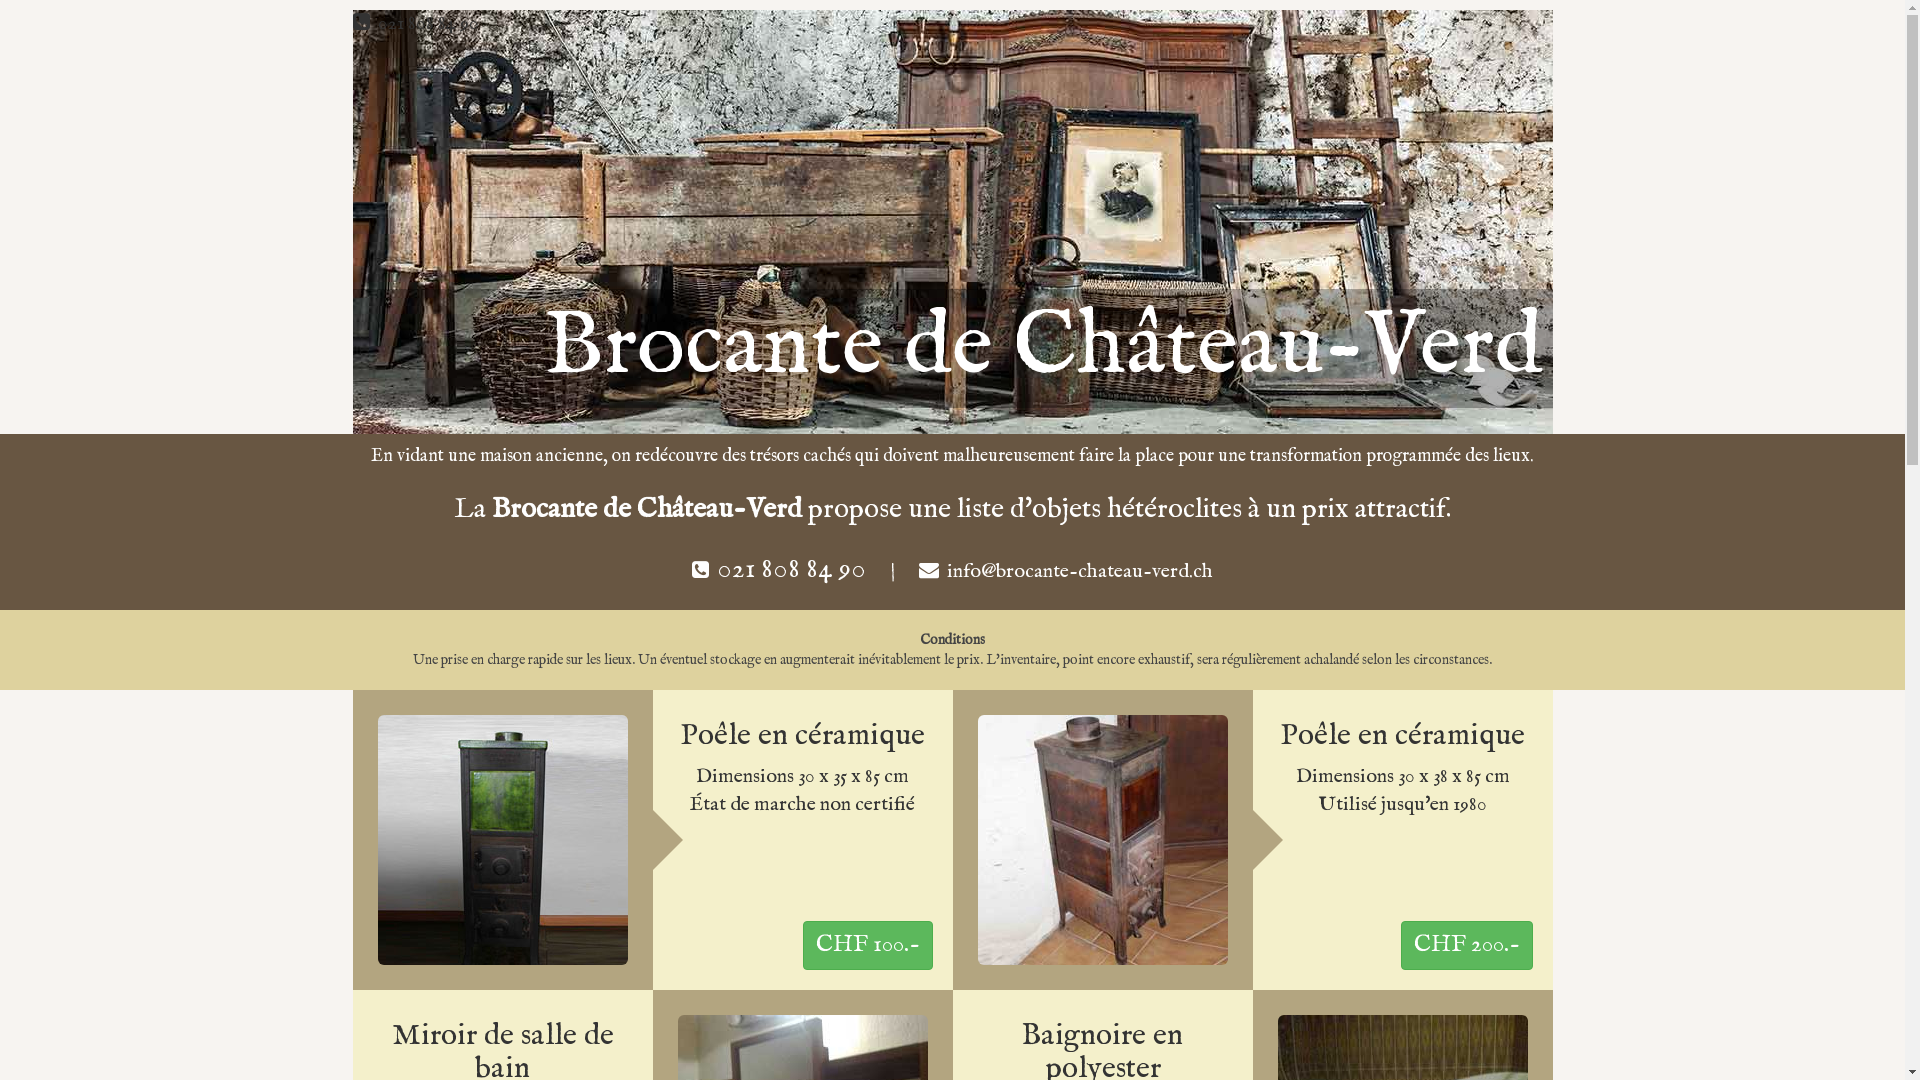 This screenshot has height=1080, width=1920. What do you see at coordinates (1079, 571) in the screenshot?
I see `'info@brocante-chateau-verd.ch'` at bounding box center [1079, 571].